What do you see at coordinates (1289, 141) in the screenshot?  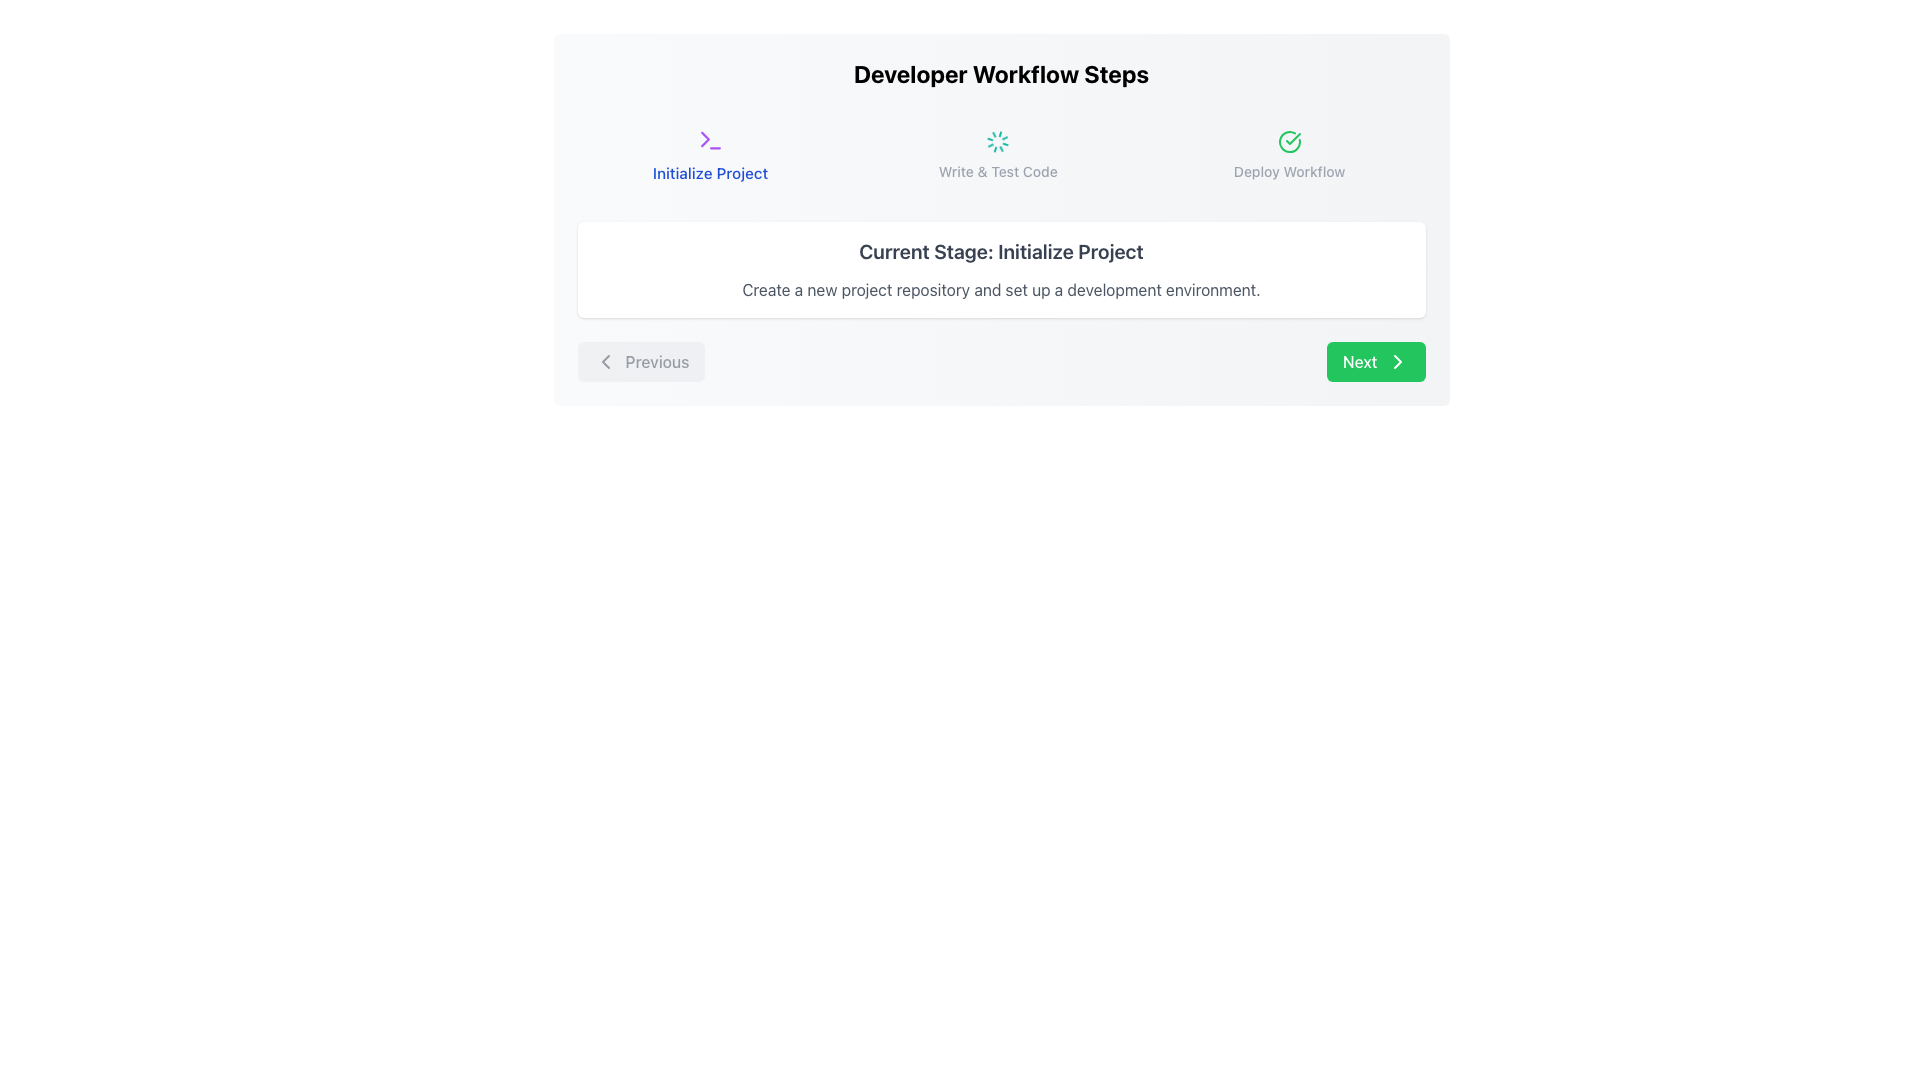 I see `the success icon indicating completion of the 'Deploy Workflow' step` at bounding box center [1289, 141].